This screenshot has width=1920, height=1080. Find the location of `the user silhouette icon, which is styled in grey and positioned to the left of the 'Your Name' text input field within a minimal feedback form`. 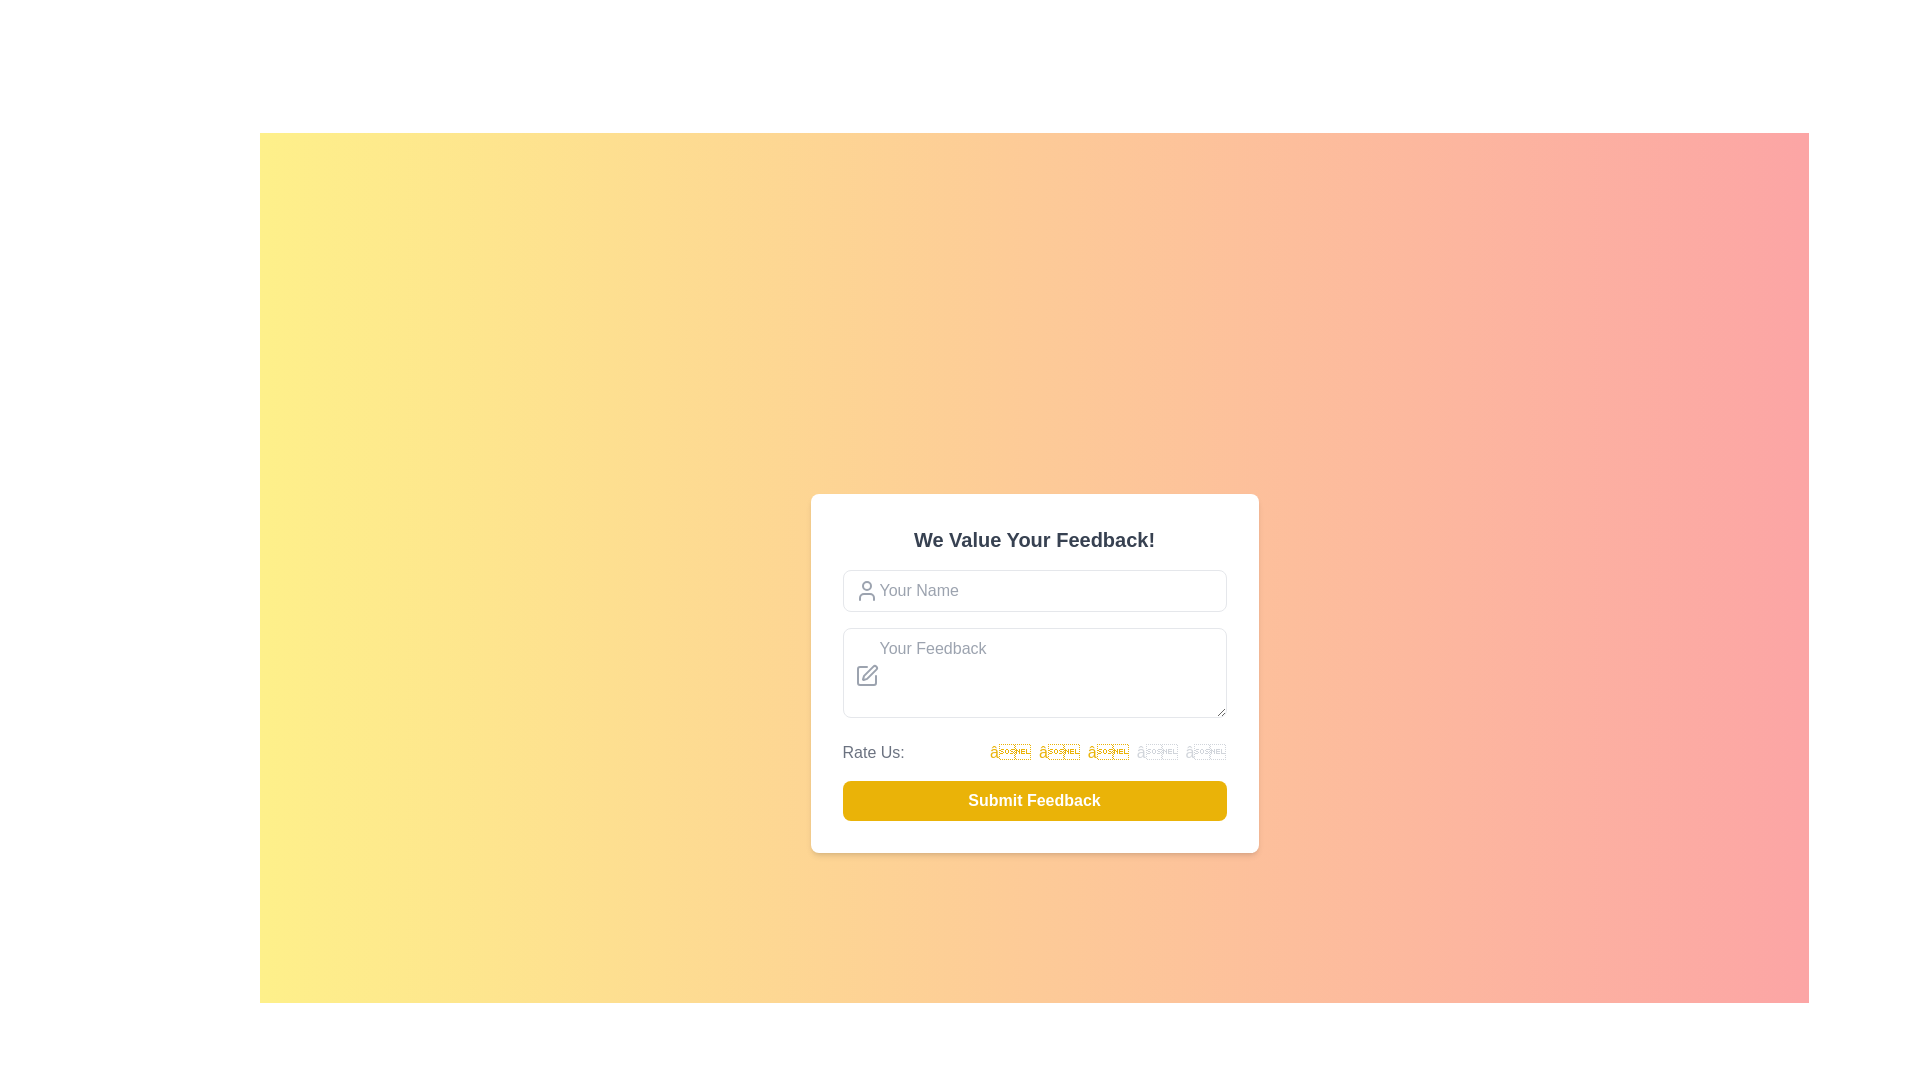

the user silhouette icon, which is styled in grey and positioned to the left of the 'Your Name' text input field within a minimal feedback form is located at coordinates (866, 589).